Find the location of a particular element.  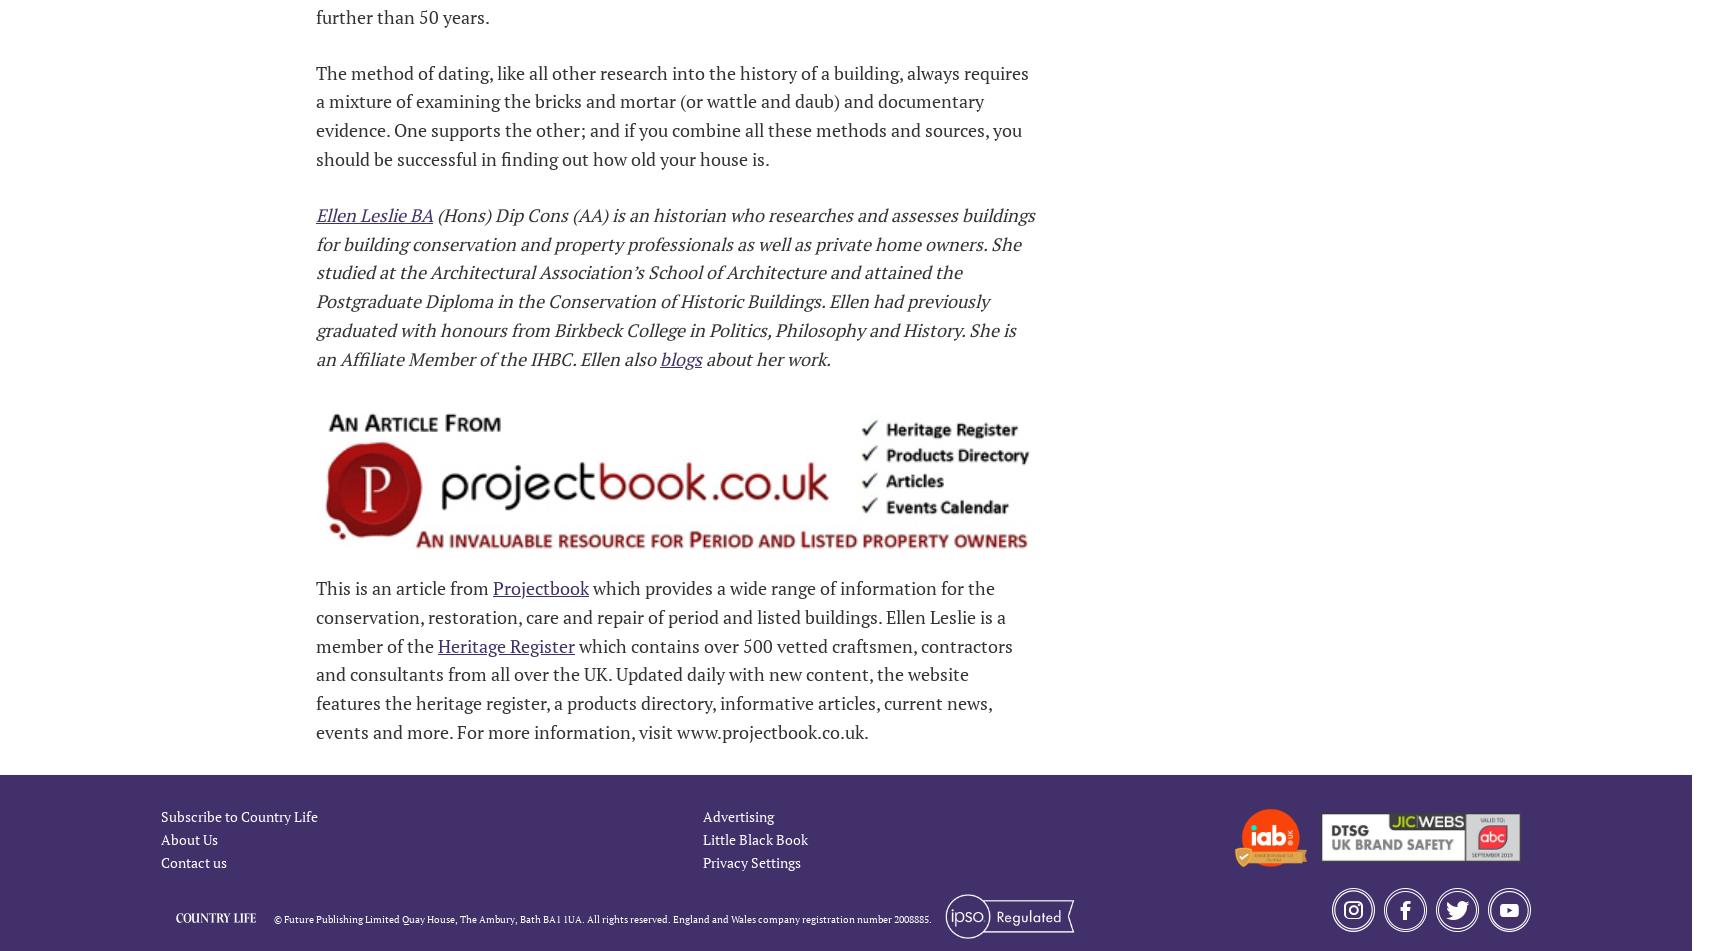

'Privacy Settings' is located at coordinates (752, 860).